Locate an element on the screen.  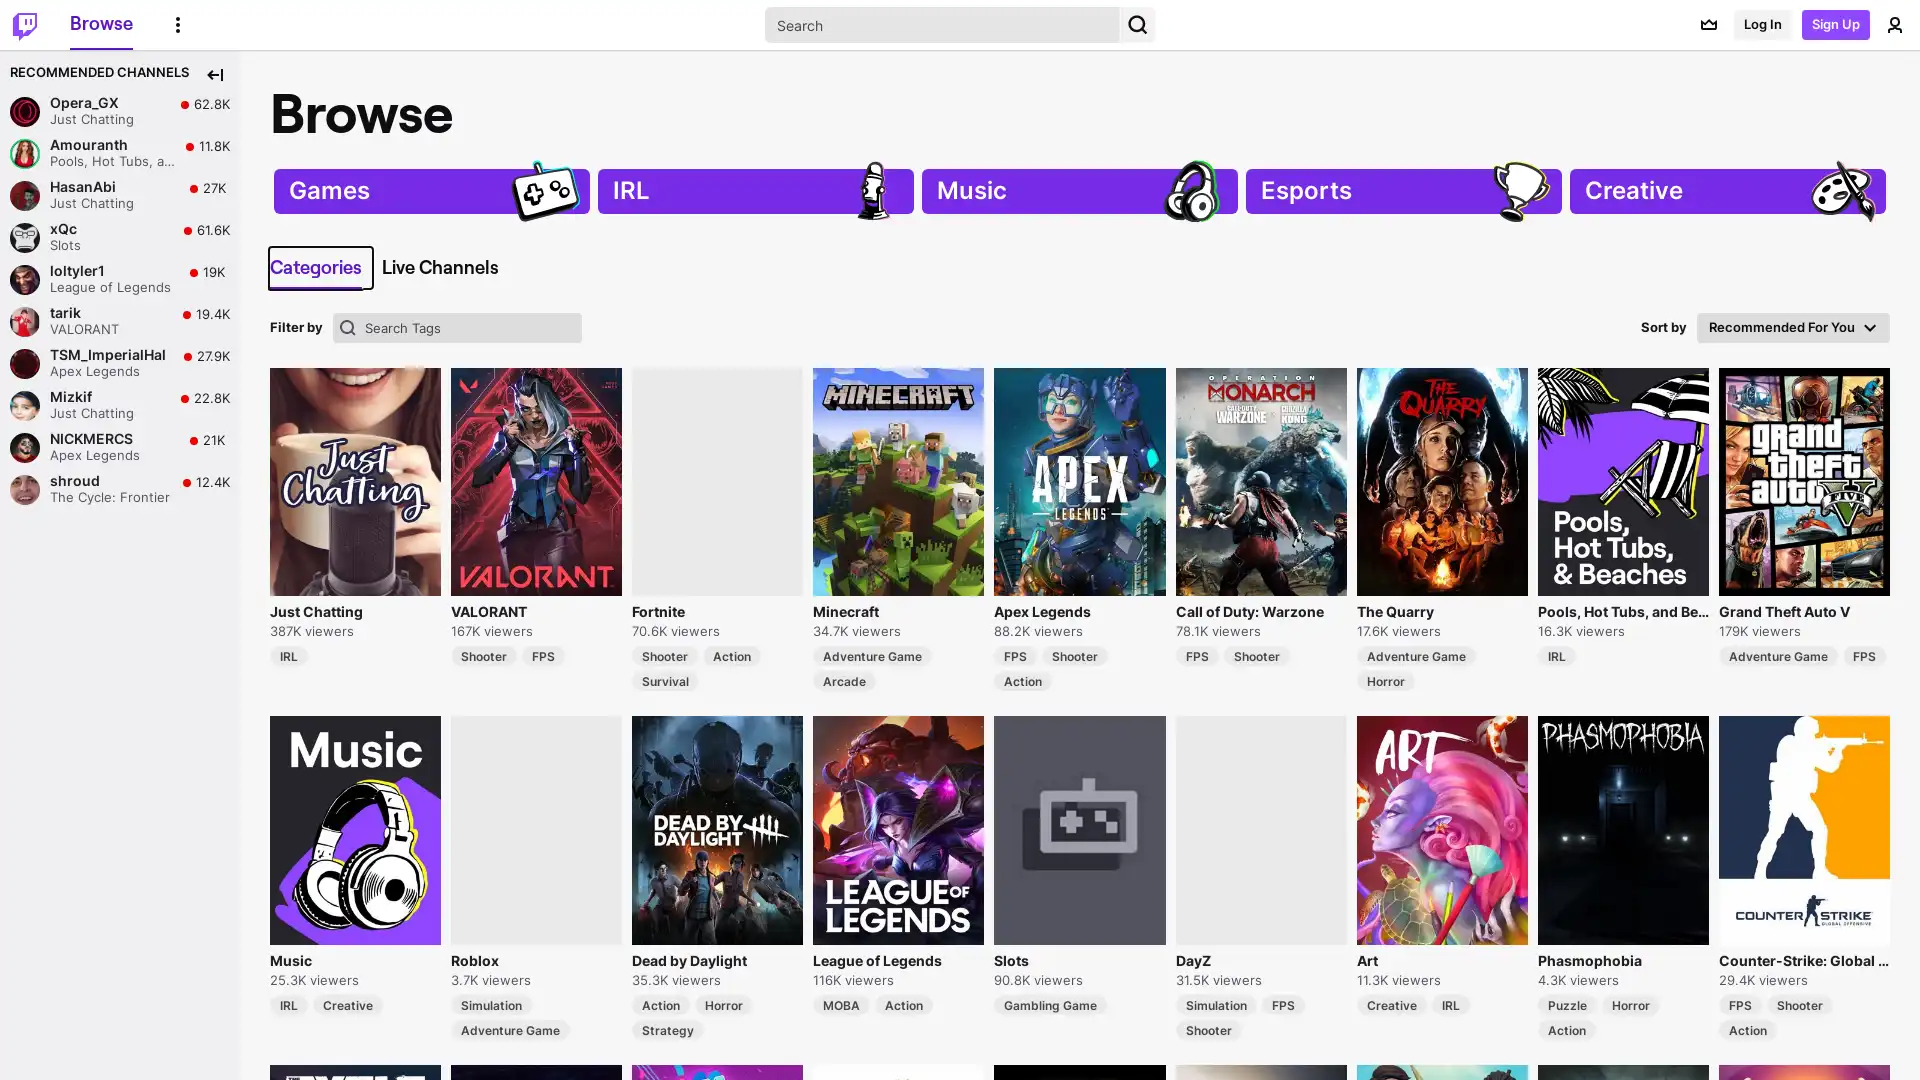
User Menu is located at coordinates (1894, 24).